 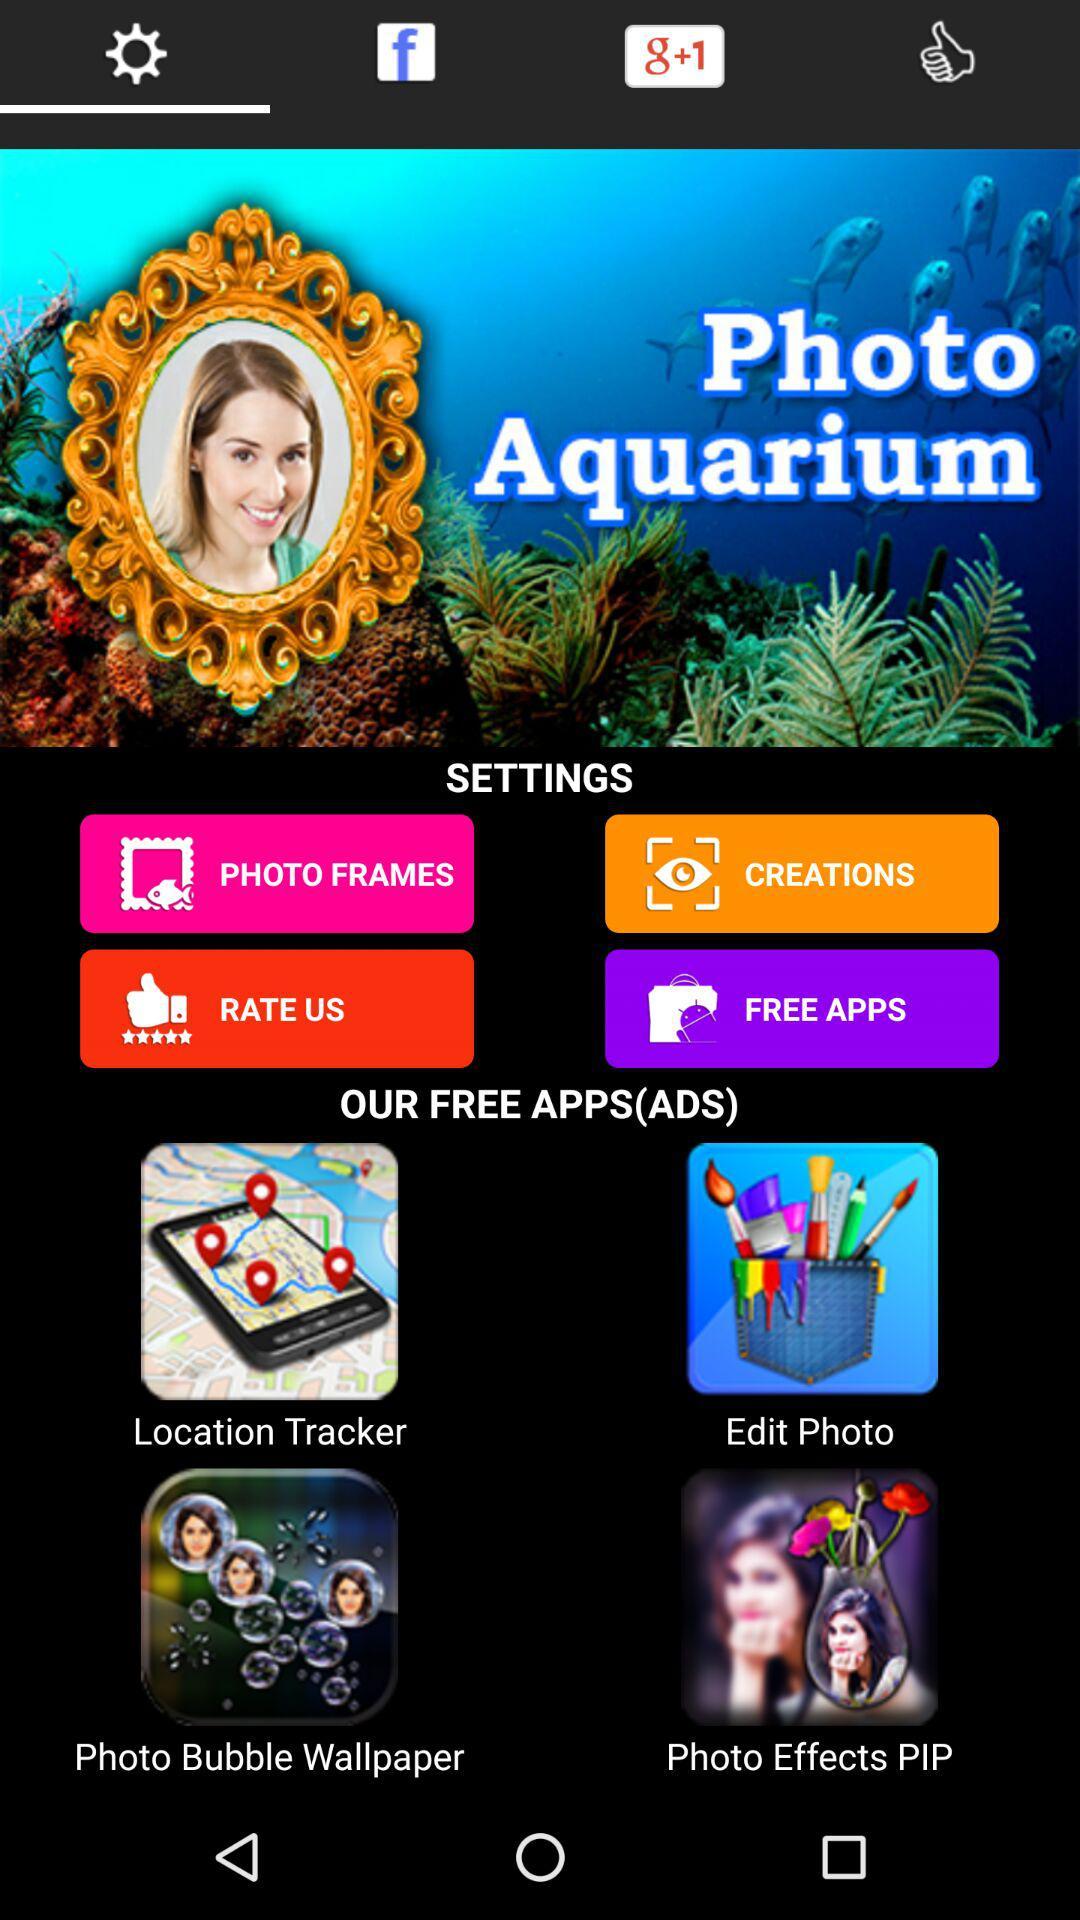 I want to click on like, so click(x=945, y=52).